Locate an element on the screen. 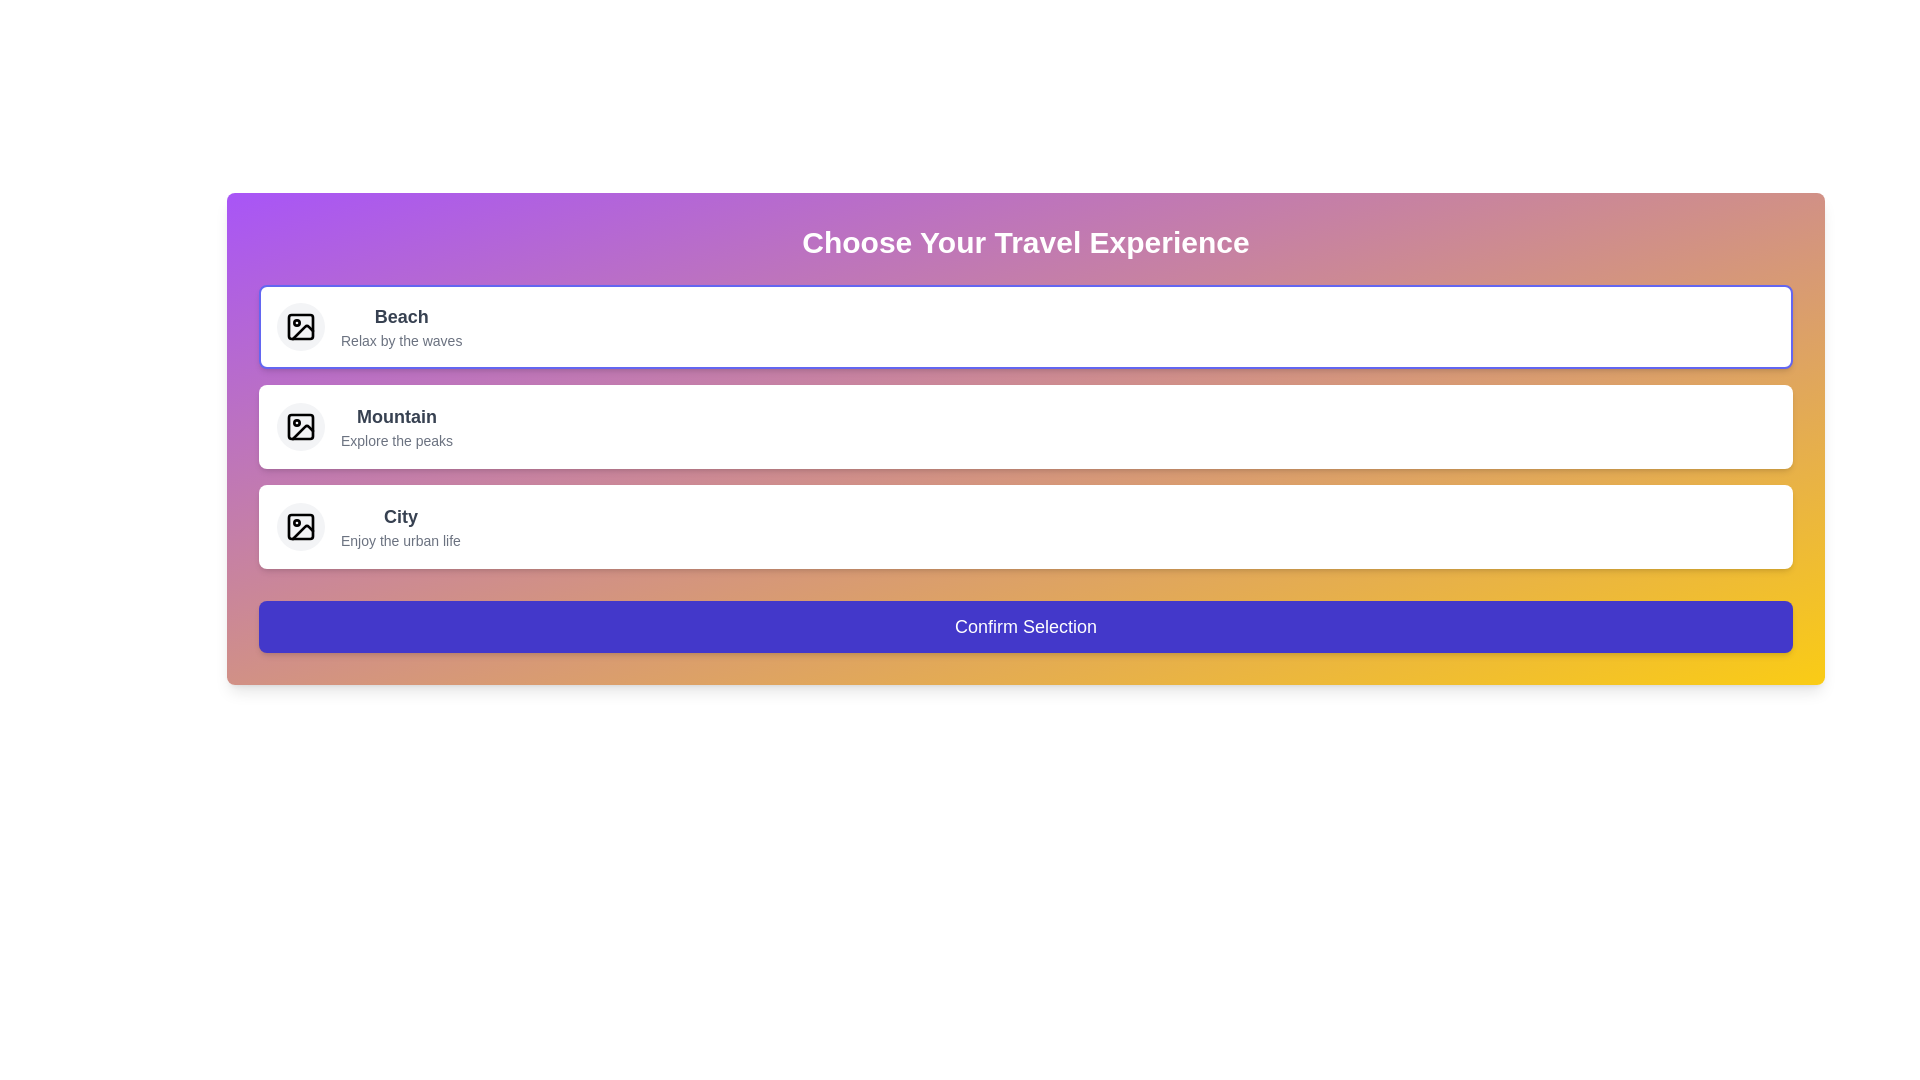 The image size is (1920, 1080). the text element that reads 'Enjoy the urban life', which is styled in gray and positioned below the heading 'City' in the interface is located at coordinates (400, 540).